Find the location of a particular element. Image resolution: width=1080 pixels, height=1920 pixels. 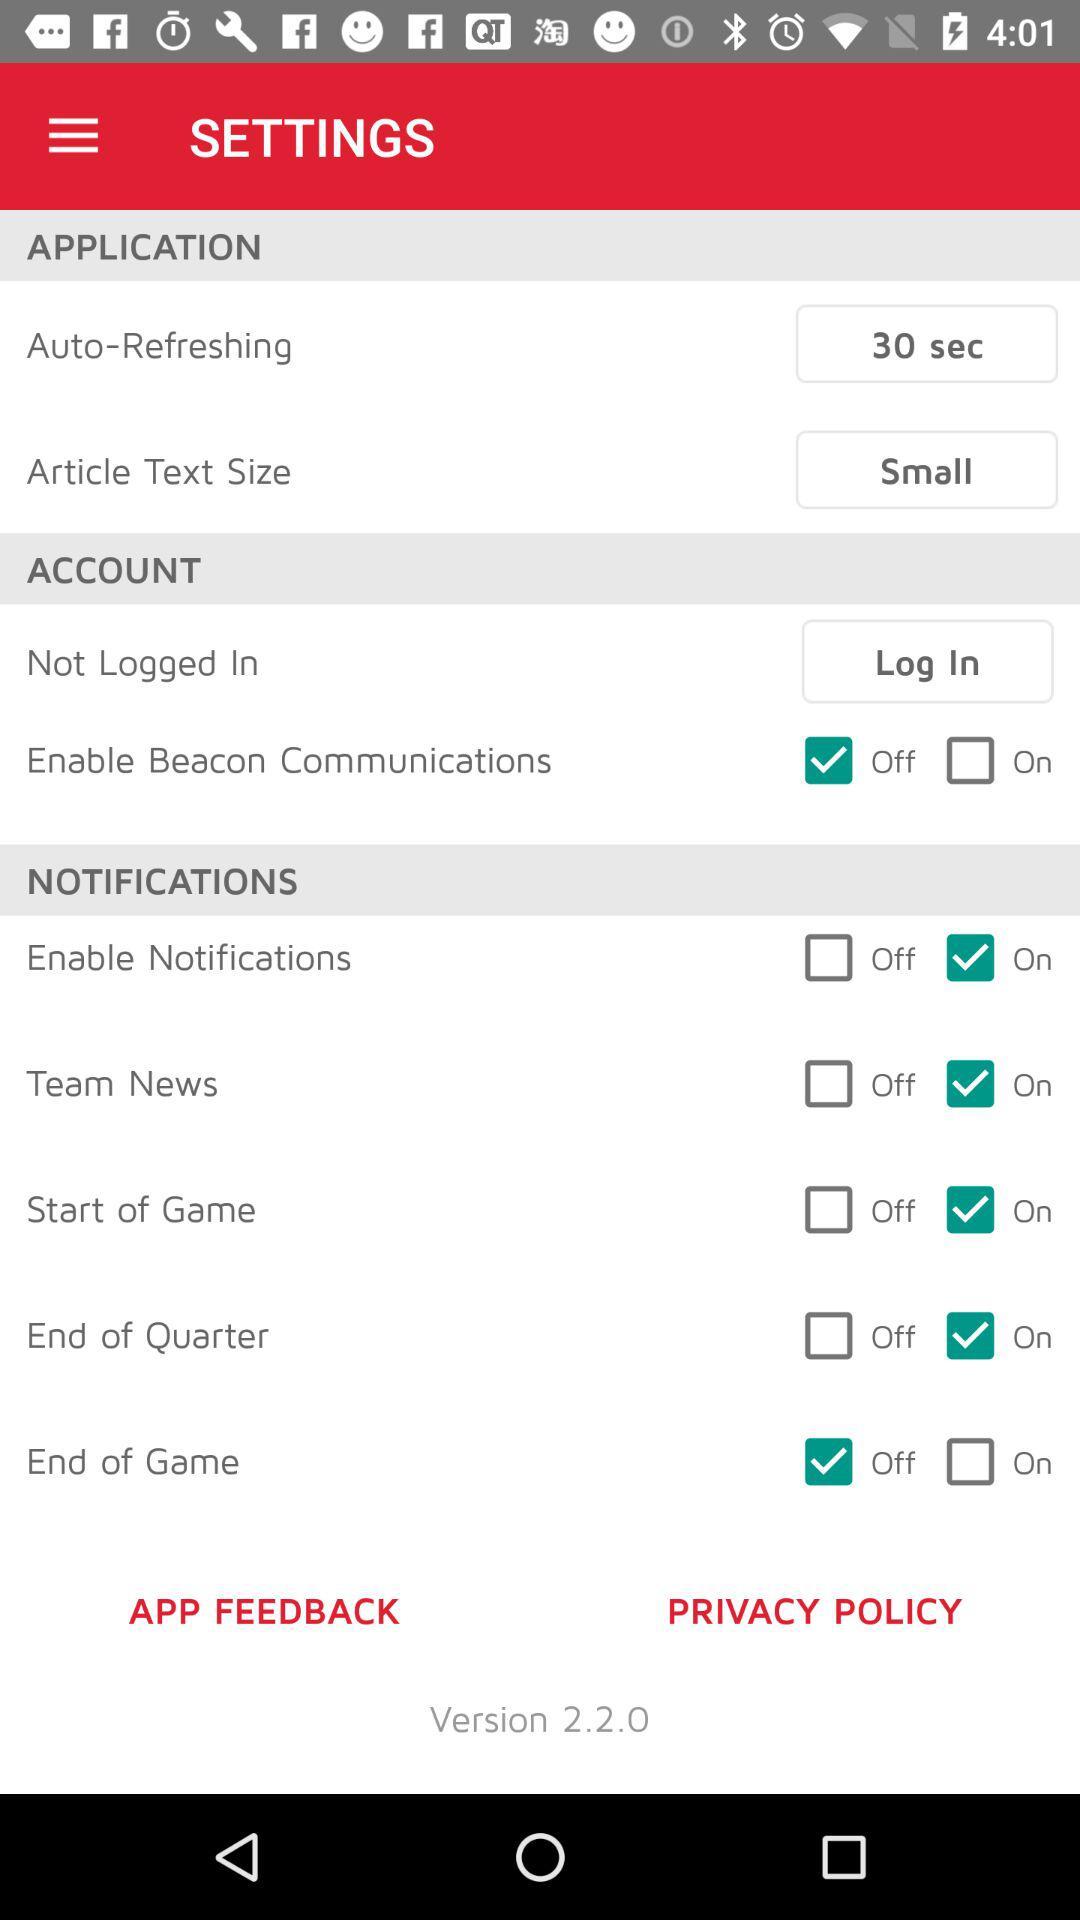

icon above the application icon is located at coordinates (72, 135).